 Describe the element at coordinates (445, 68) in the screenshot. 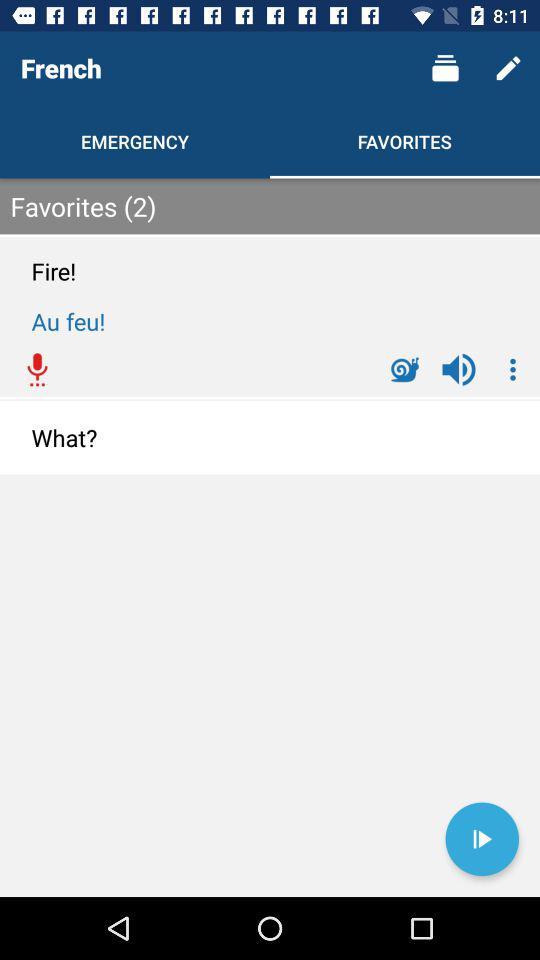

I see `item above favorites item` at that location.